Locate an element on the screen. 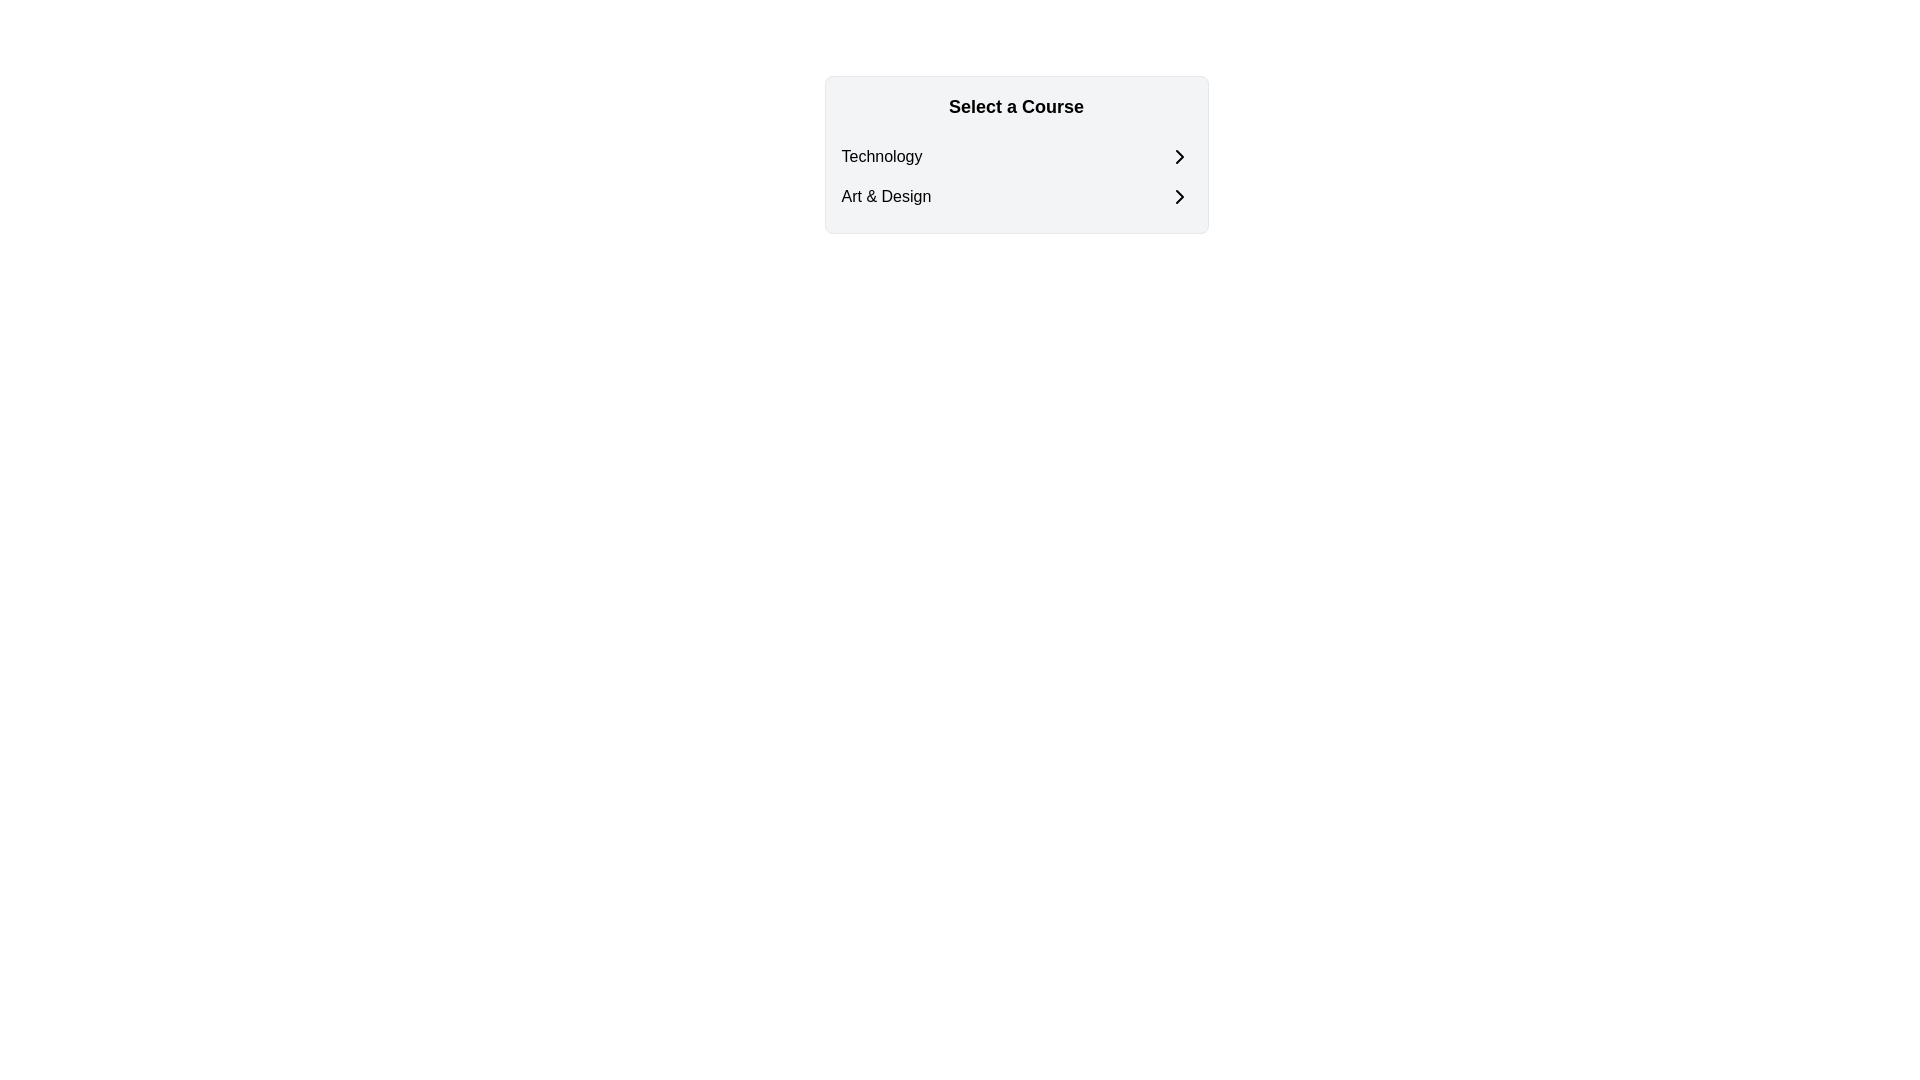 This screenshot has width=1920, height=1080. the rightward-pointing chevron icon, which is a small black arrow on a white background located at the far right of the 'Technology' row in the 'Select a Course' interface is located at coordinates (1179, 156).